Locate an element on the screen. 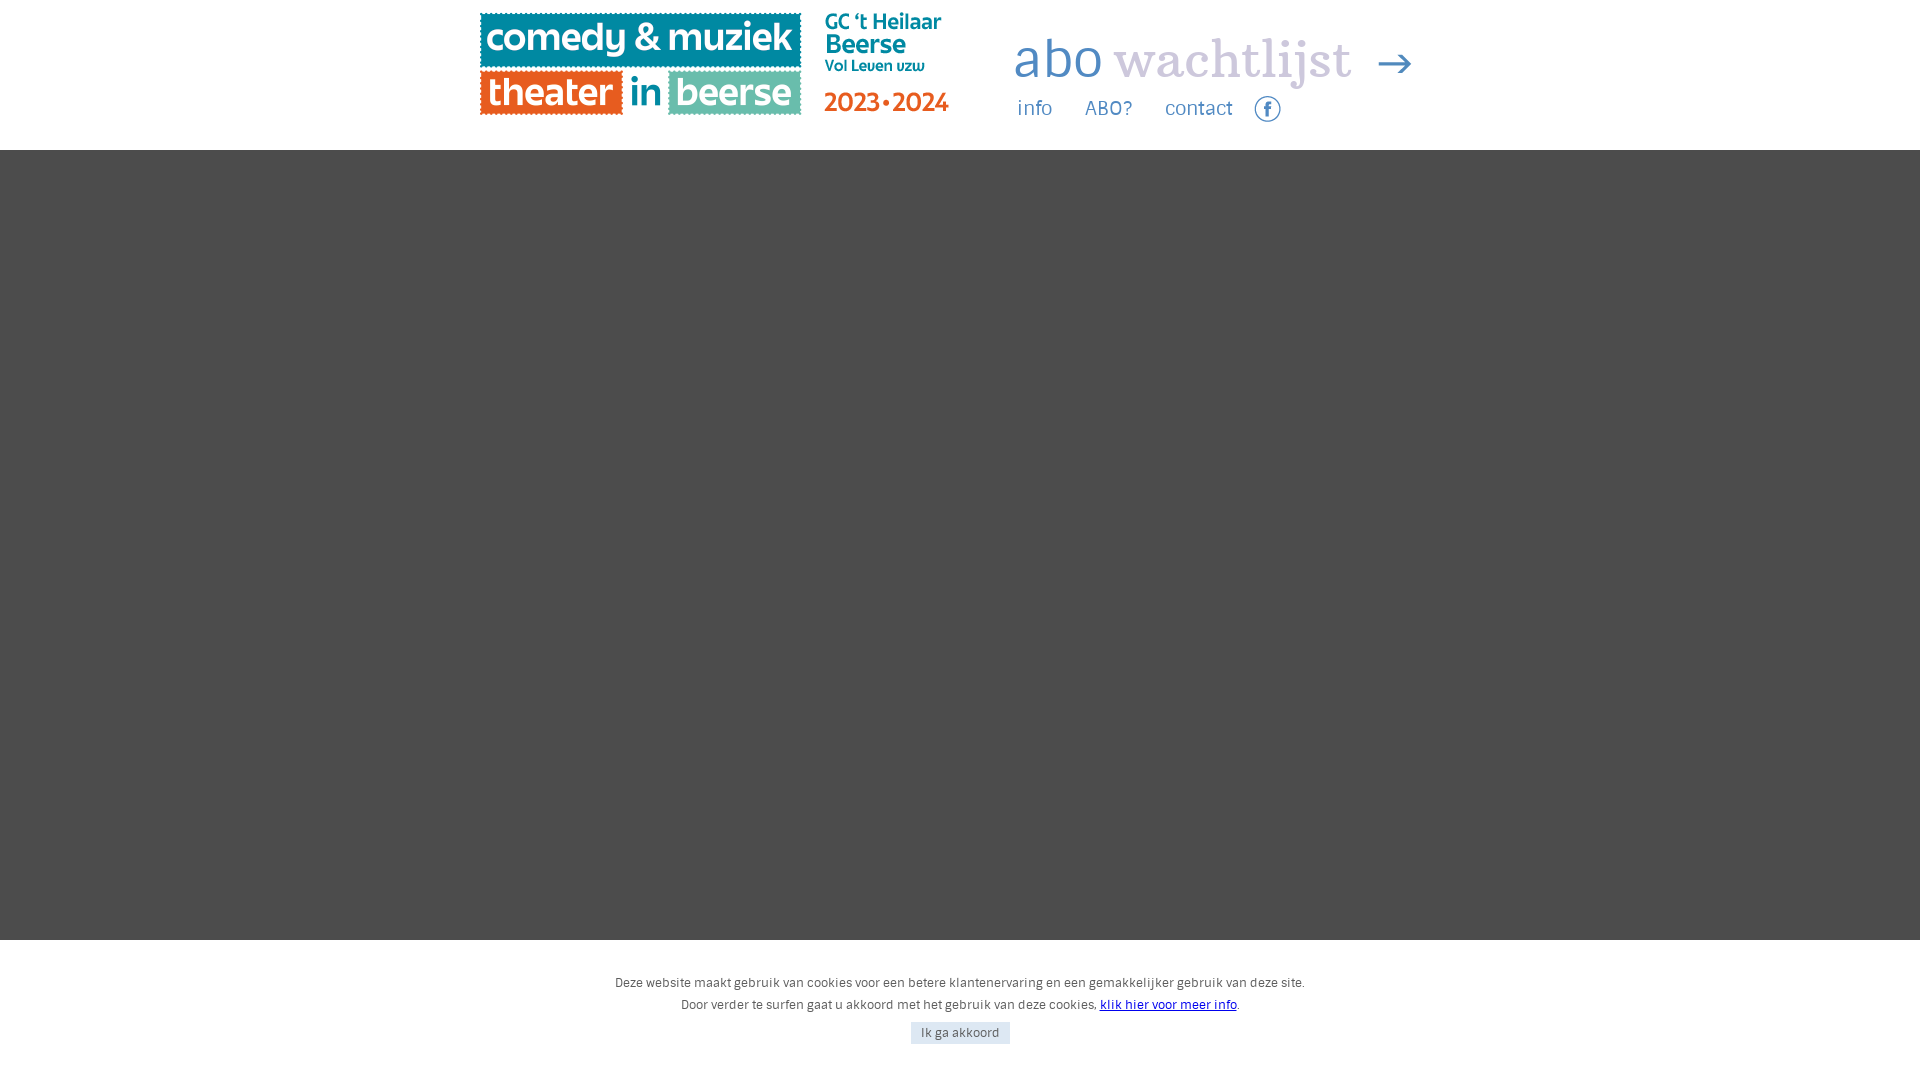 The image size is (1920, 1080). 'klik hier voor meer info' is located at coordinates (1168, 1005).